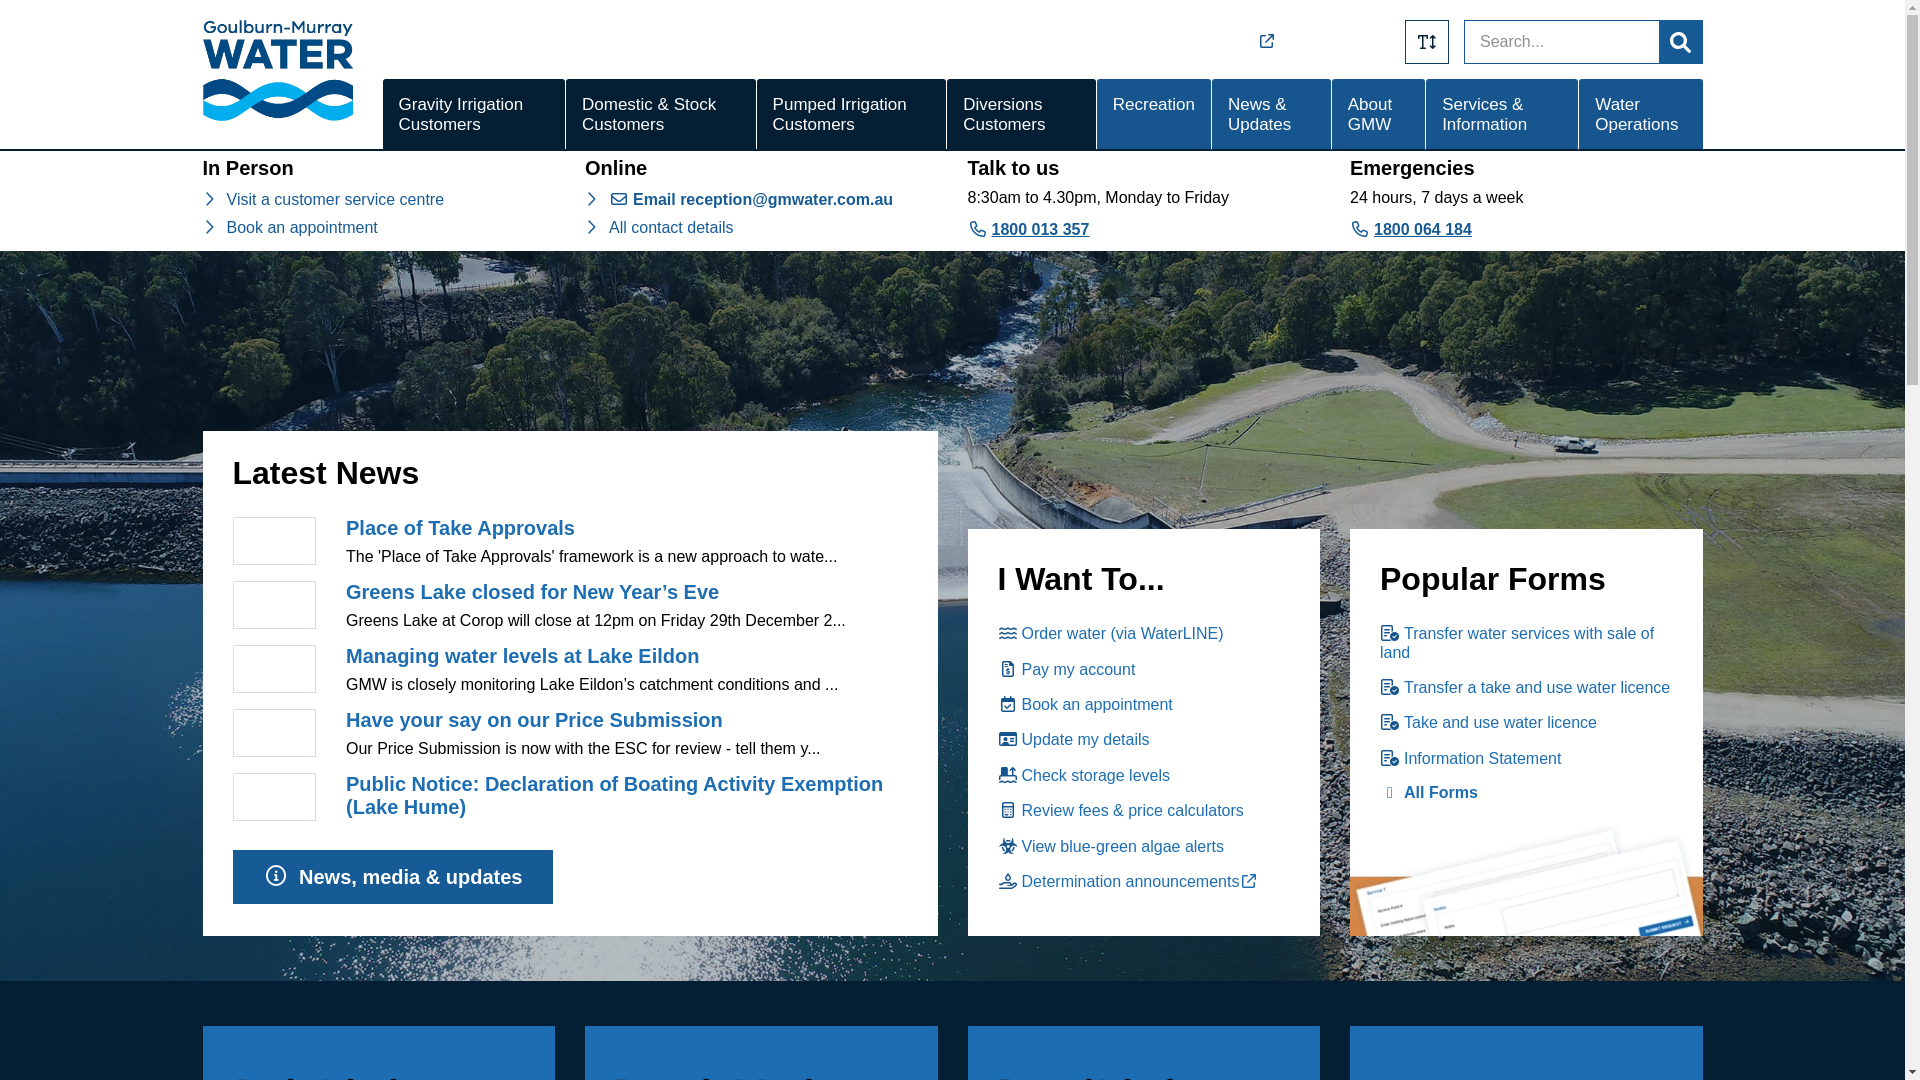 The image size is (1920, 1080). I want to click on 'Place of Take Approvals', so click(459, 527).